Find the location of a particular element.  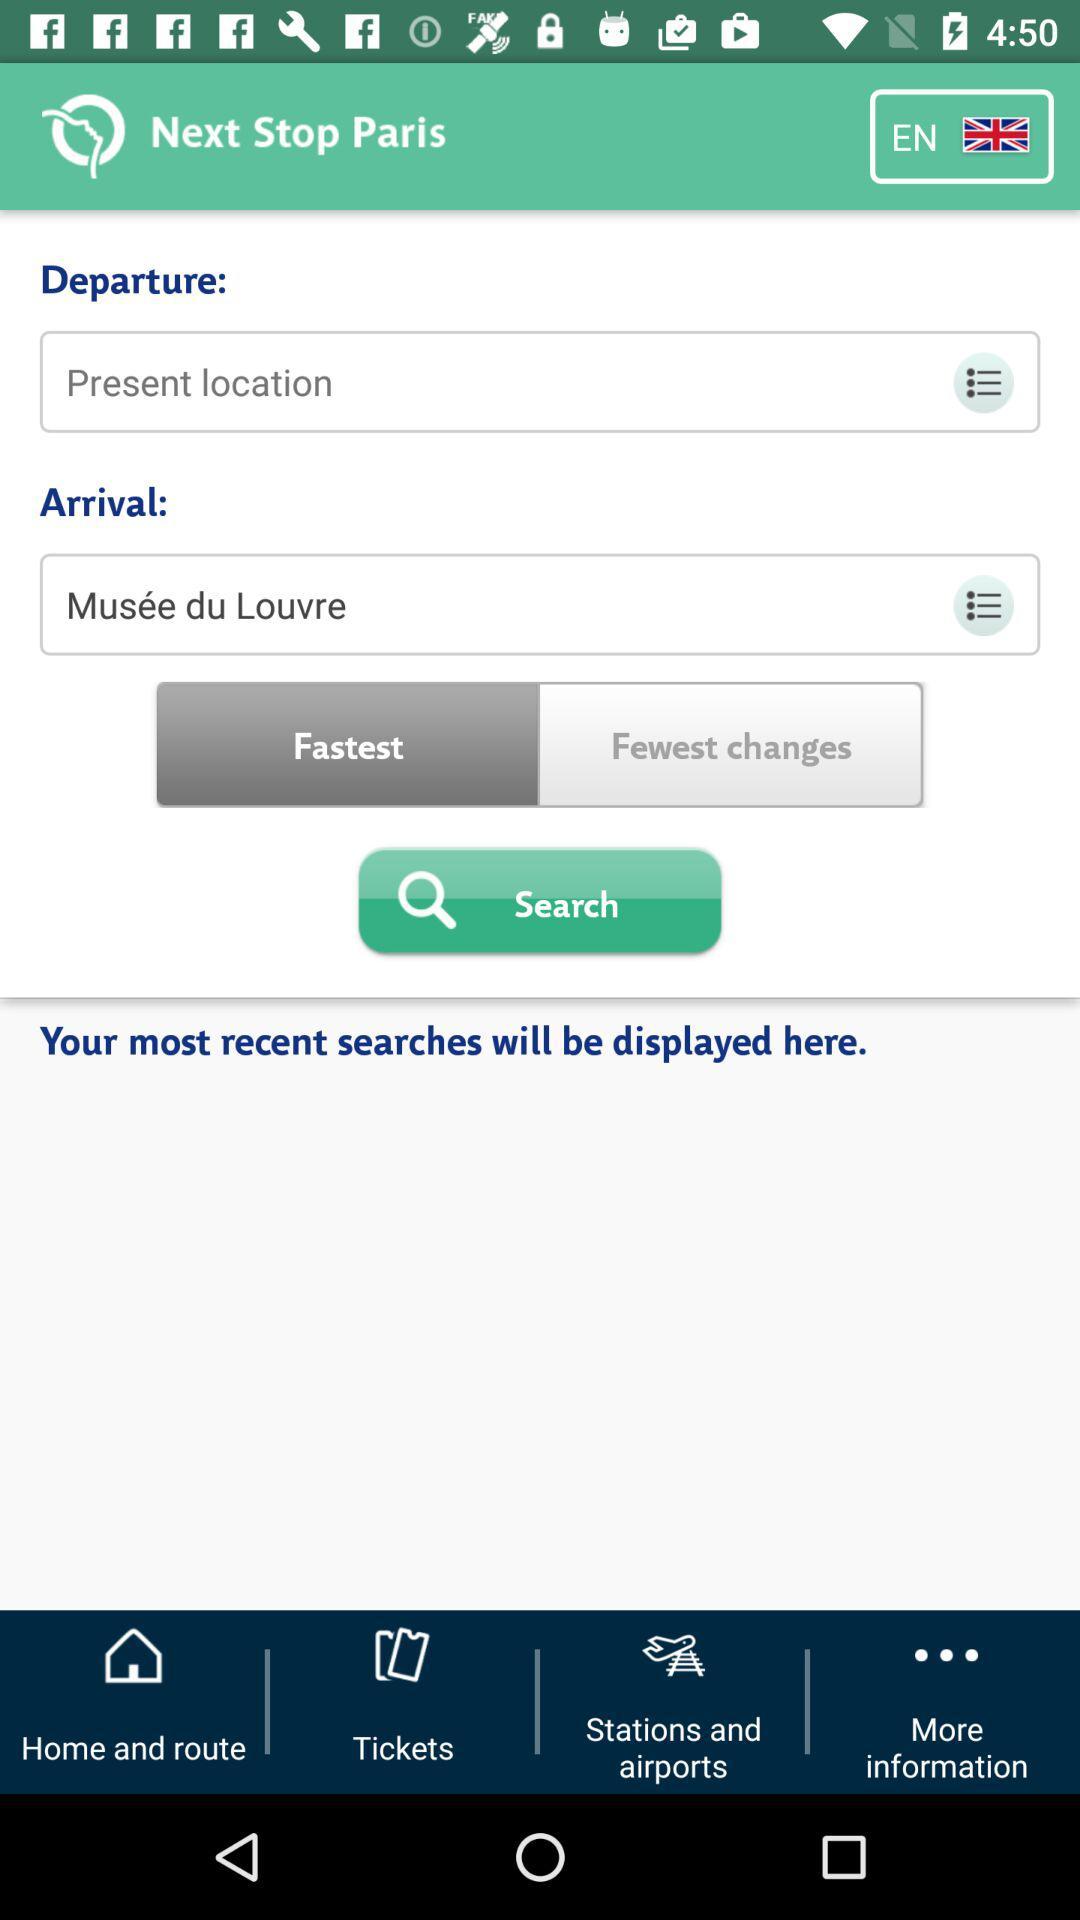

icon on the right is located at coordinates (731, 743).